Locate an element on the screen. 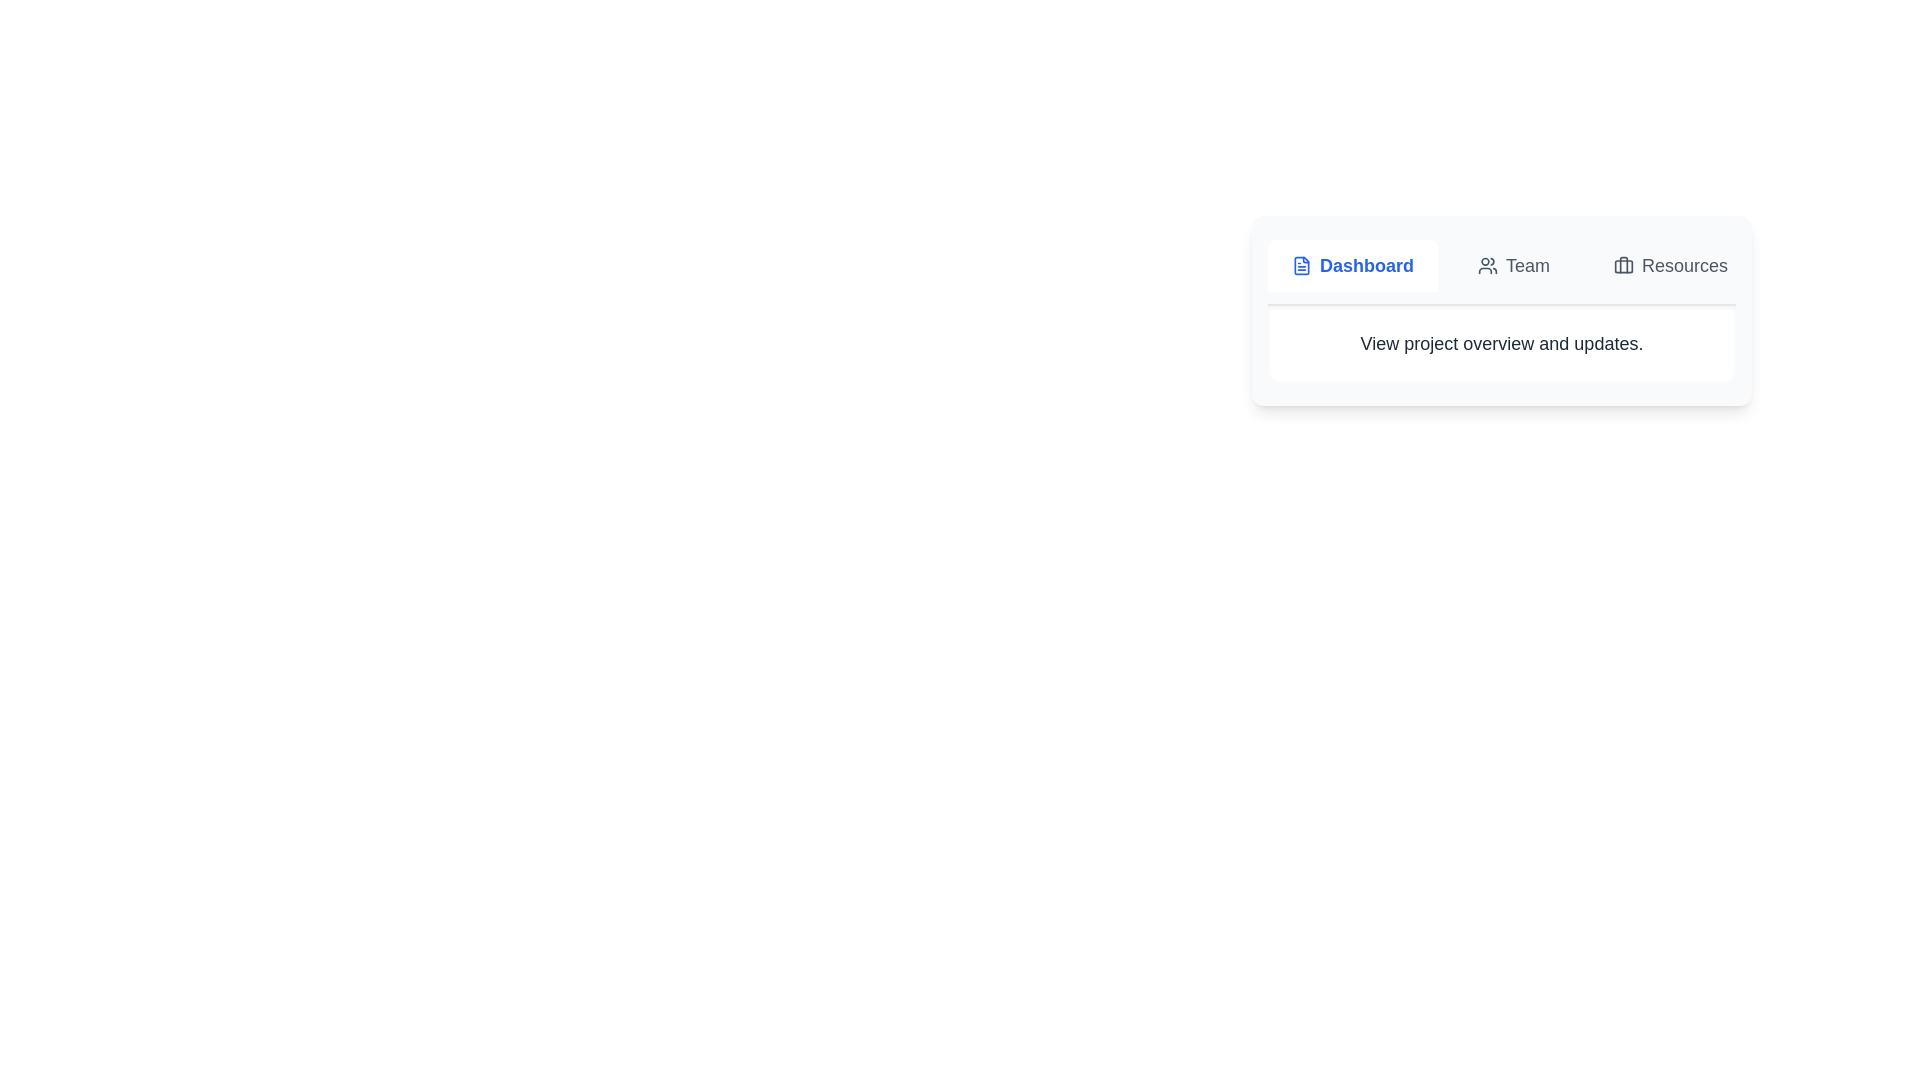  the tab labeled 'Dashboard' to activate it and observe the visual change is located at coordinates (1353, 265).